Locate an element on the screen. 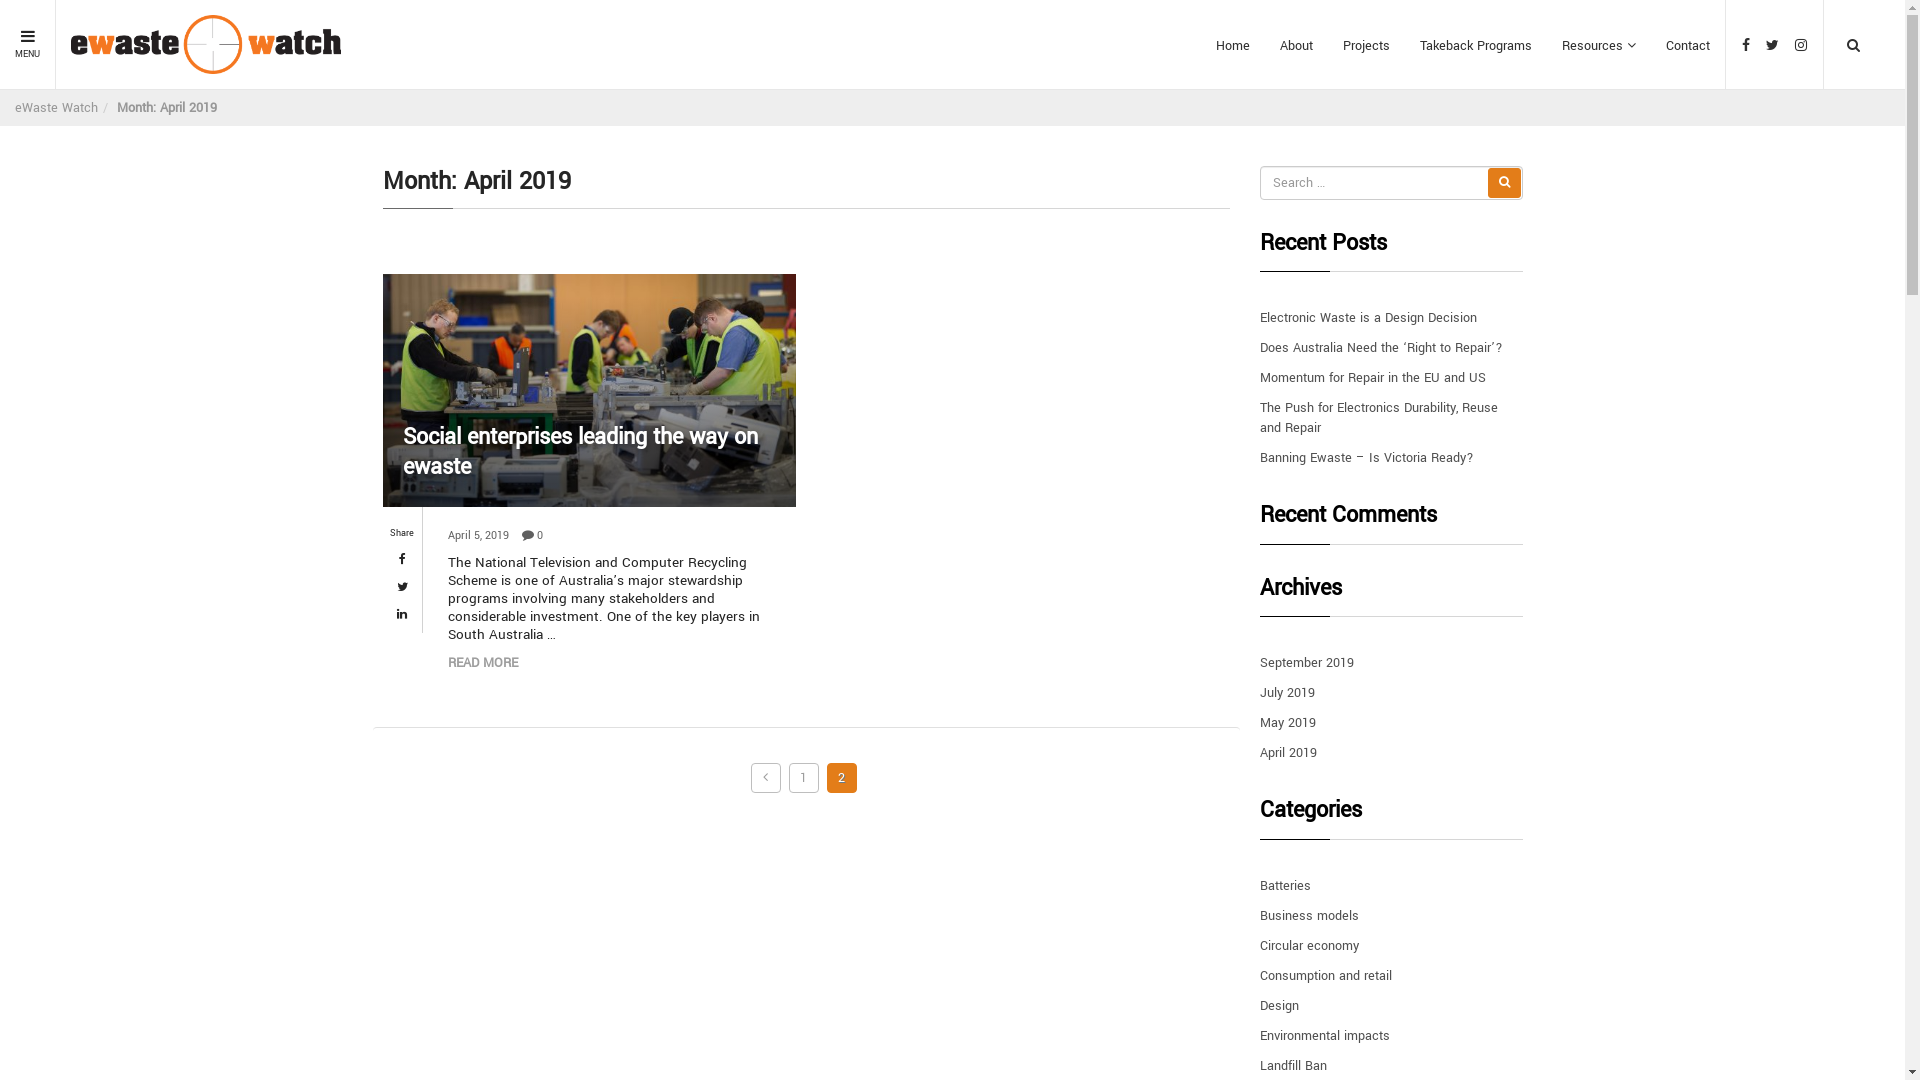  'eWaste Watch' is located at coordinates (56, 108).